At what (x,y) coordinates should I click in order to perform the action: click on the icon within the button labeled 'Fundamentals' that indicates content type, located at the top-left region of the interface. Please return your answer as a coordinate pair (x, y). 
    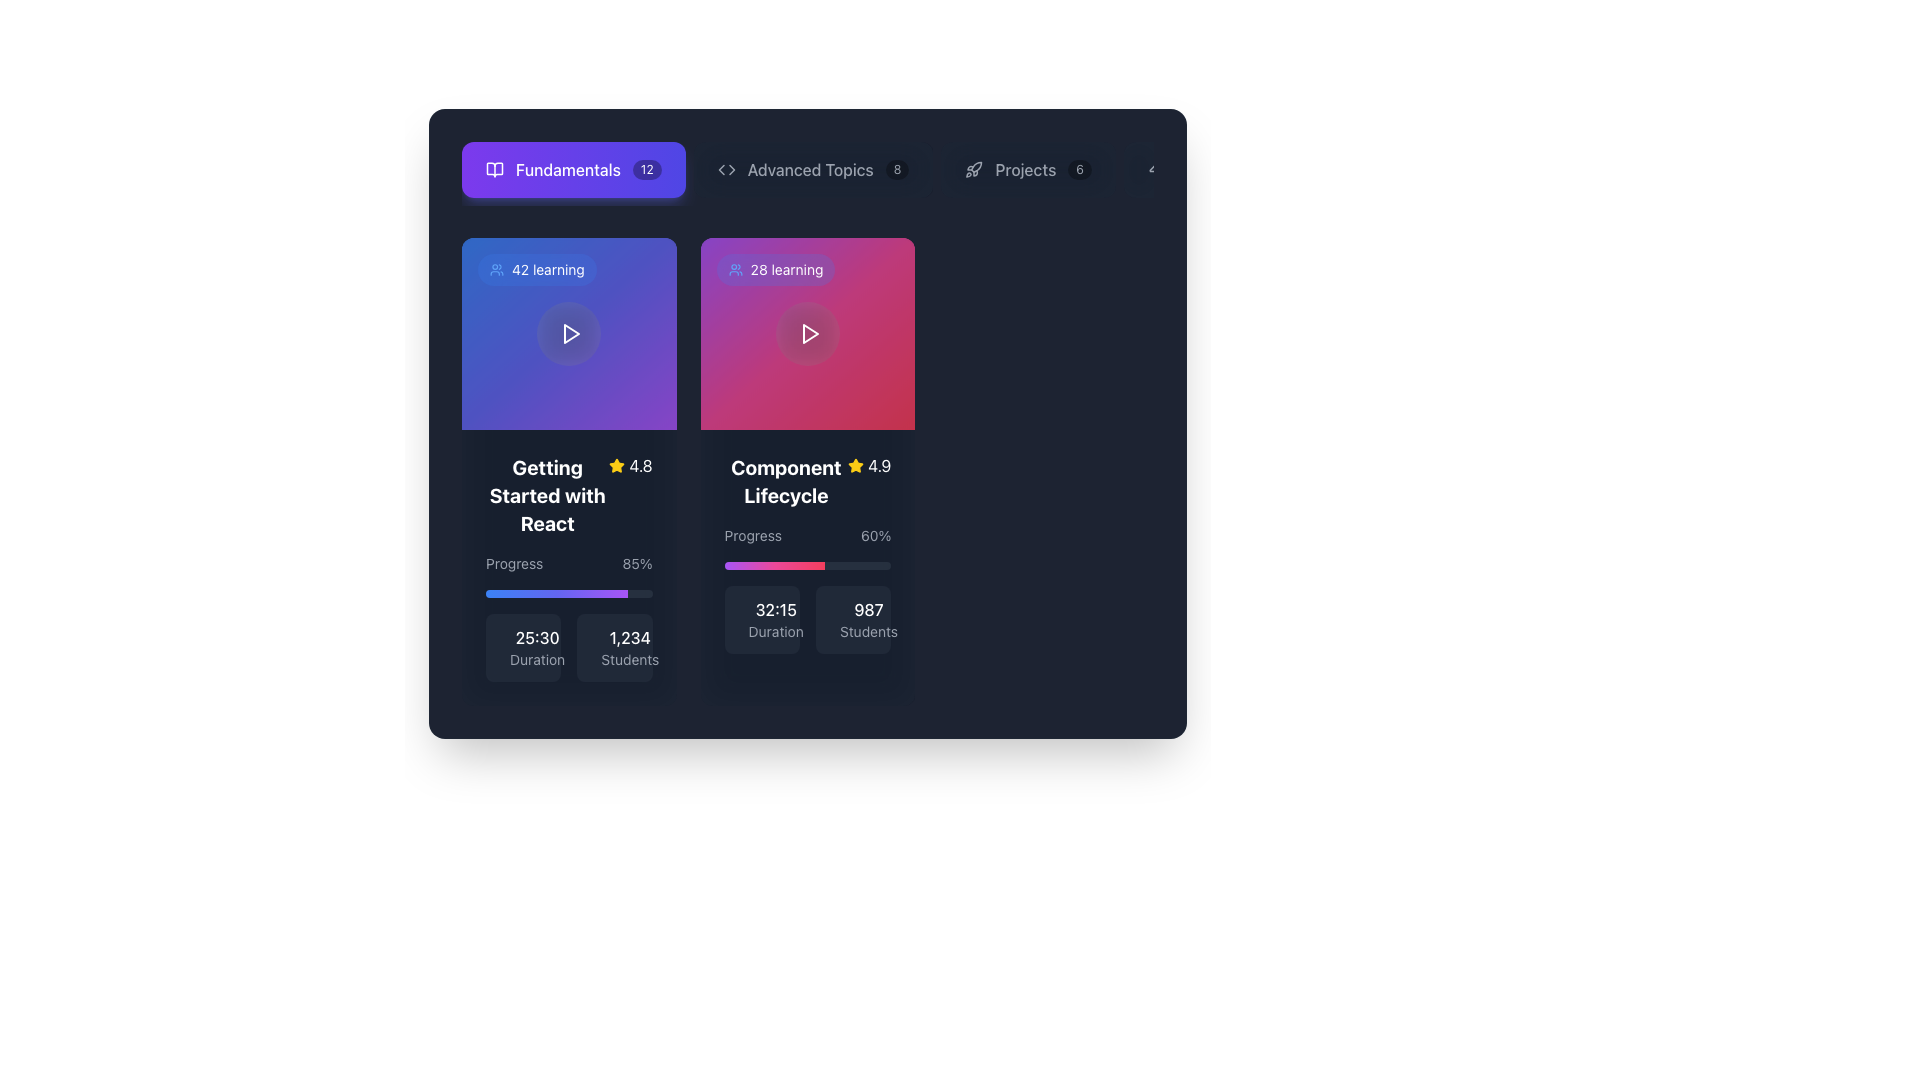
    Looking at the image, I should click on (494, 168).